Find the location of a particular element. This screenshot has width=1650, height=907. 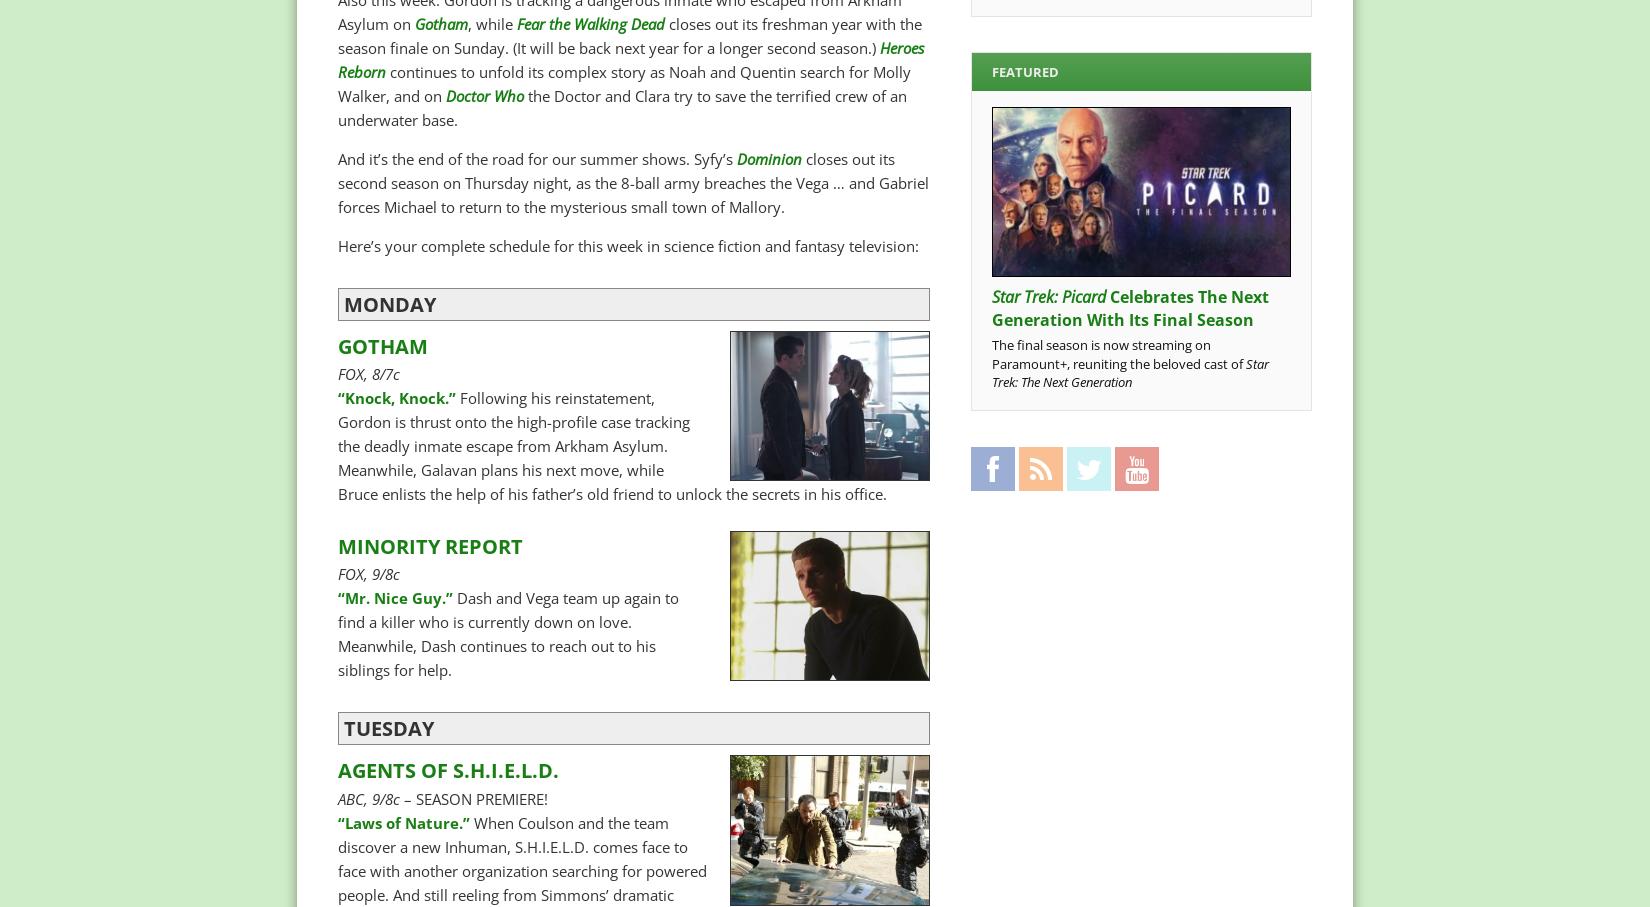

'Celebrates The Next Generation With Its Final Season' is located at coordinates (990, 307).